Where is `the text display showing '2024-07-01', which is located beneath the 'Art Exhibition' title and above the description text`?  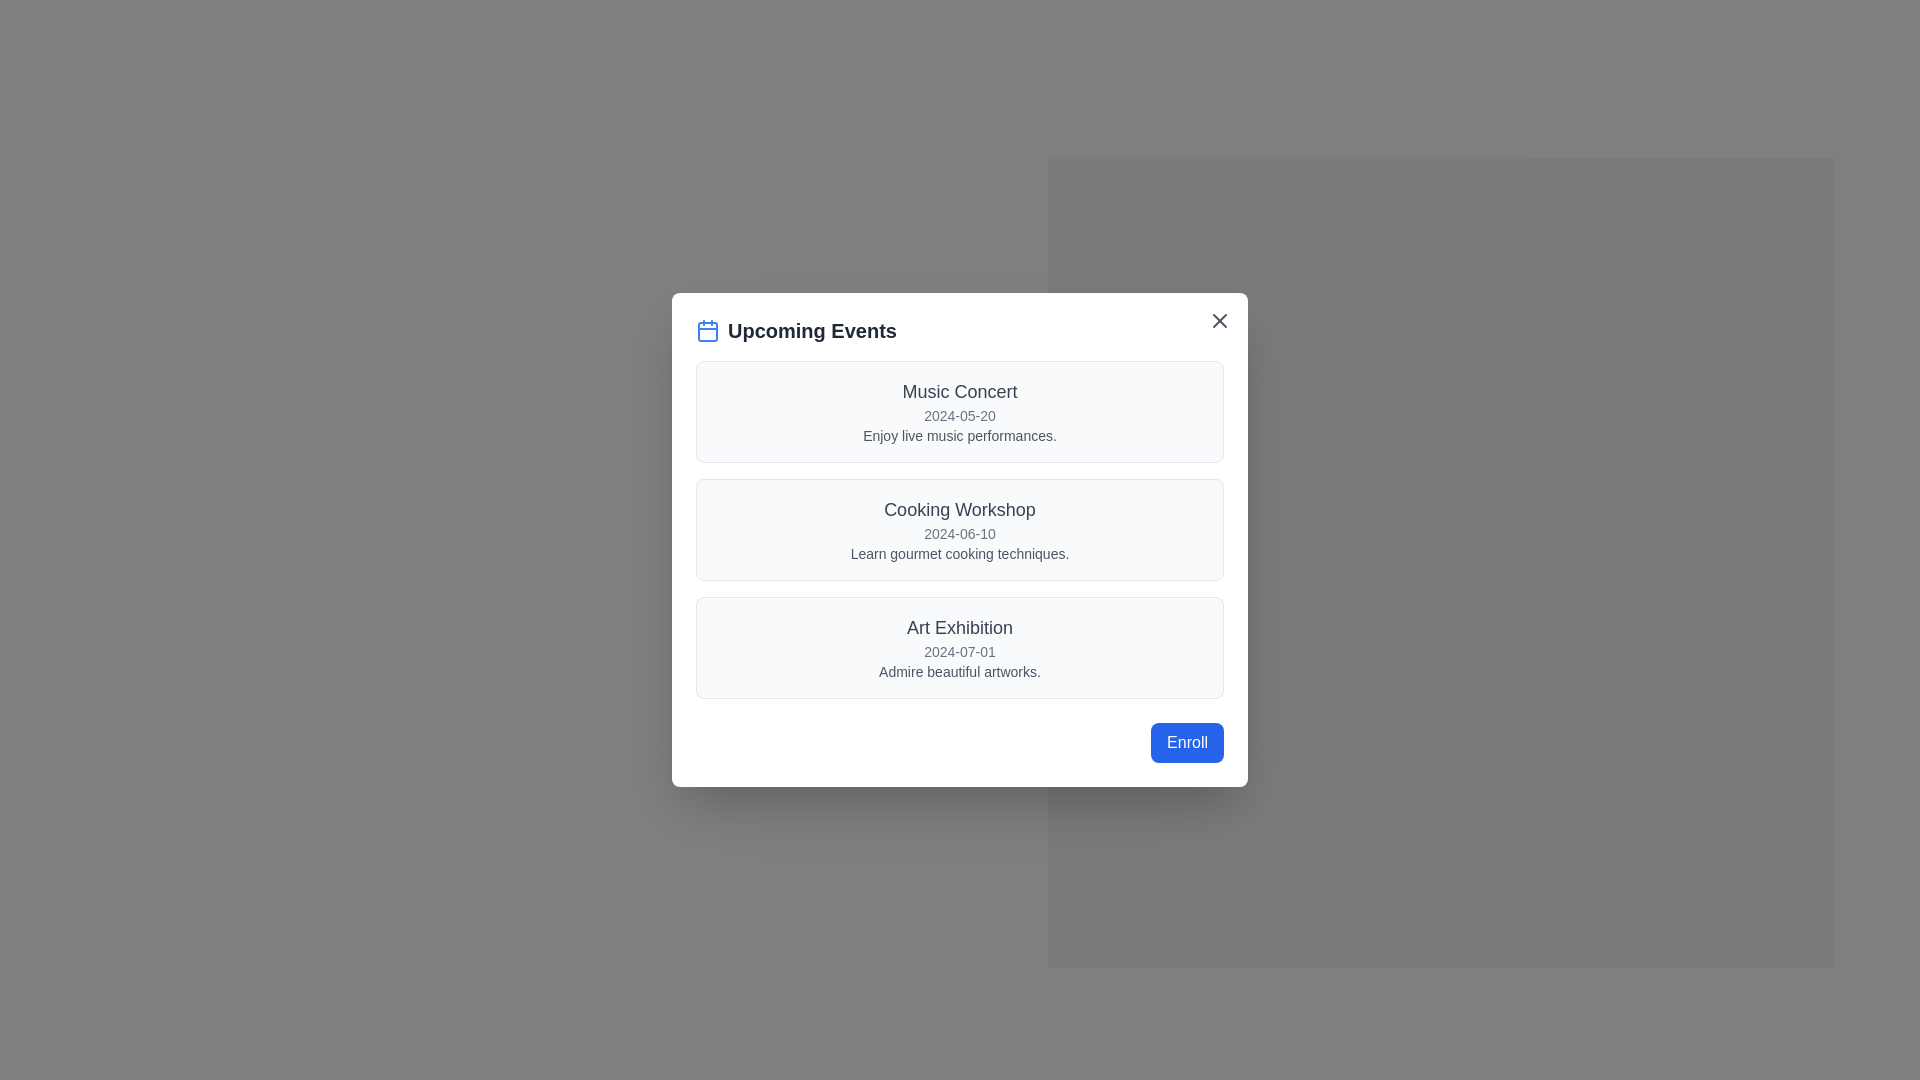 the text display showing '2024-07-01', which is located beneath the 'Art Exhibition' title and above the description text is located at coordinates (960, 651).